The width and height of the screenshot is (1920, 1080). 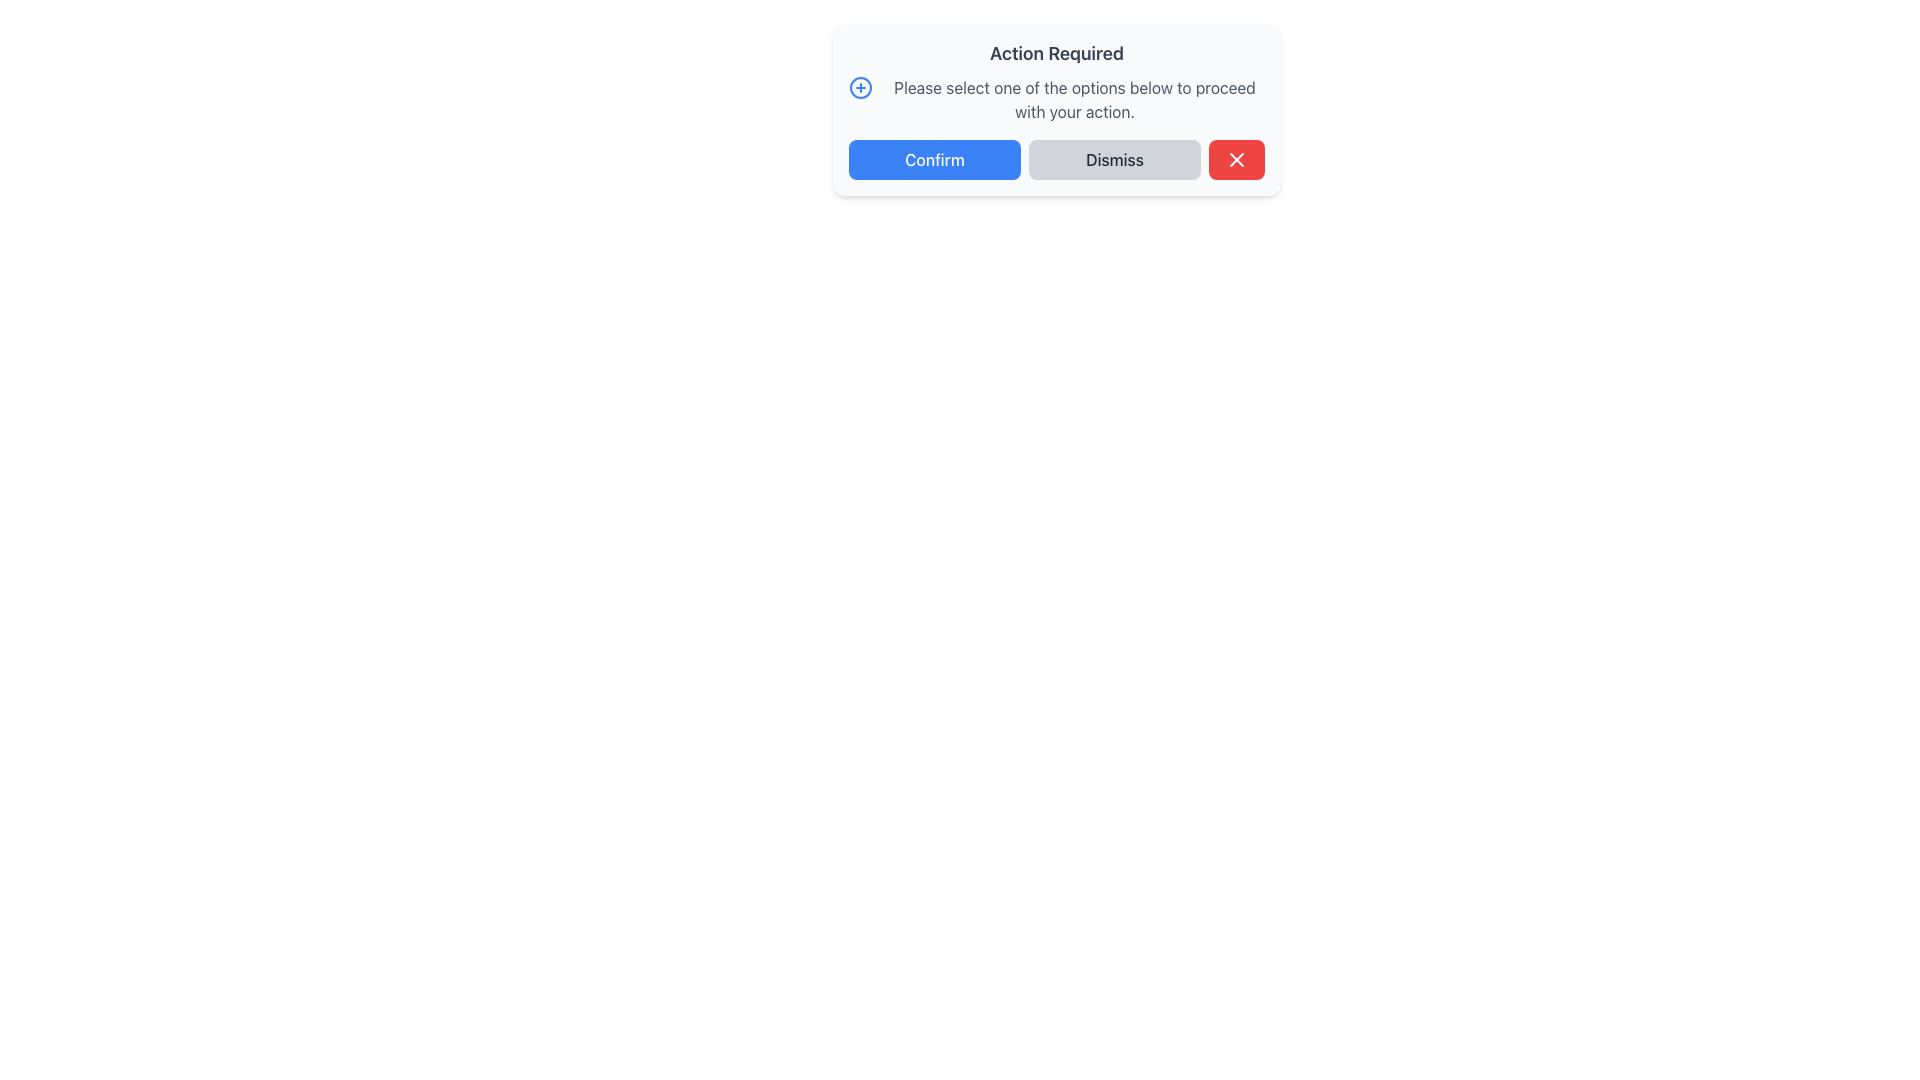 What do you see at coordinates (860, 87) in the screenshot?
I see `the blue circle SVG shape located near the top-left corner of the message box` at bounding box center [860, 87].